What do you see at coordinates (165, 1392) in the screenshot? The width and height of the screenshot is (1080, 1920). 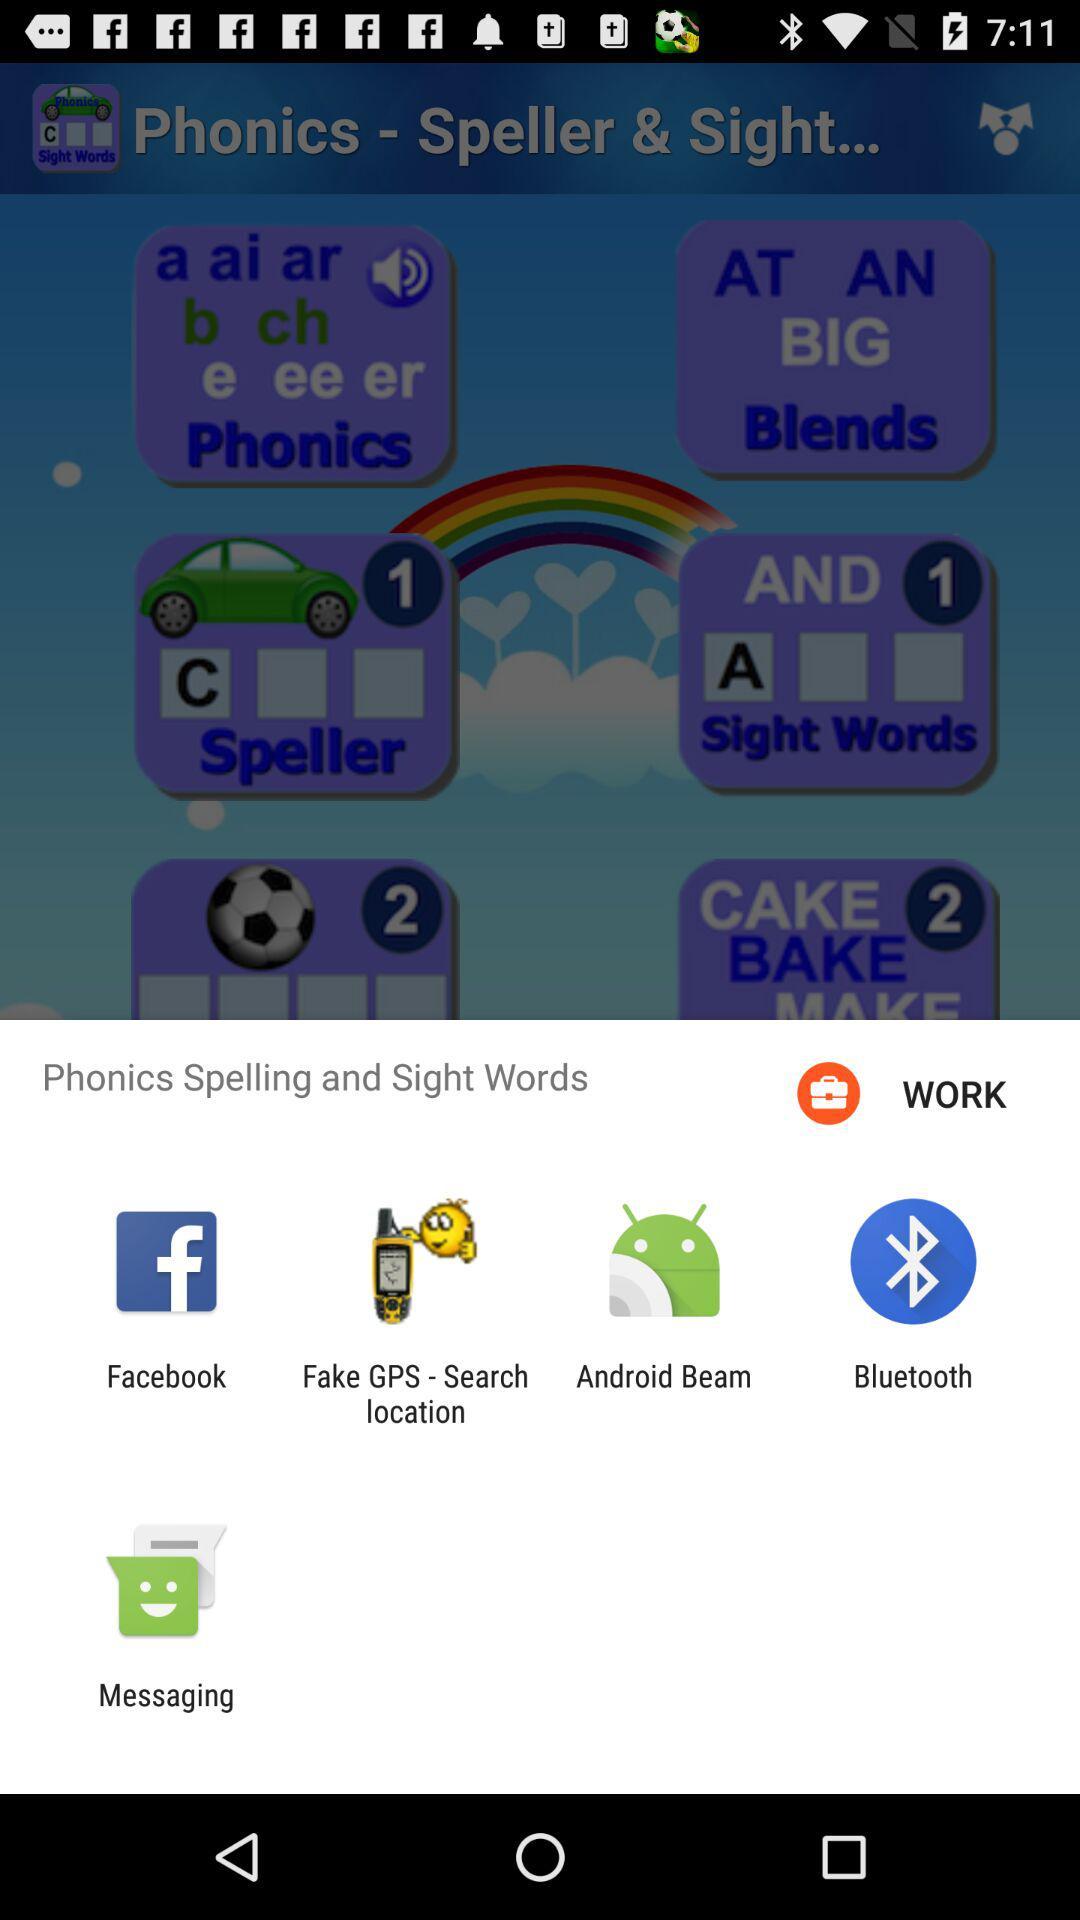 I see `facebook item` at bounding box center [165, 1392].